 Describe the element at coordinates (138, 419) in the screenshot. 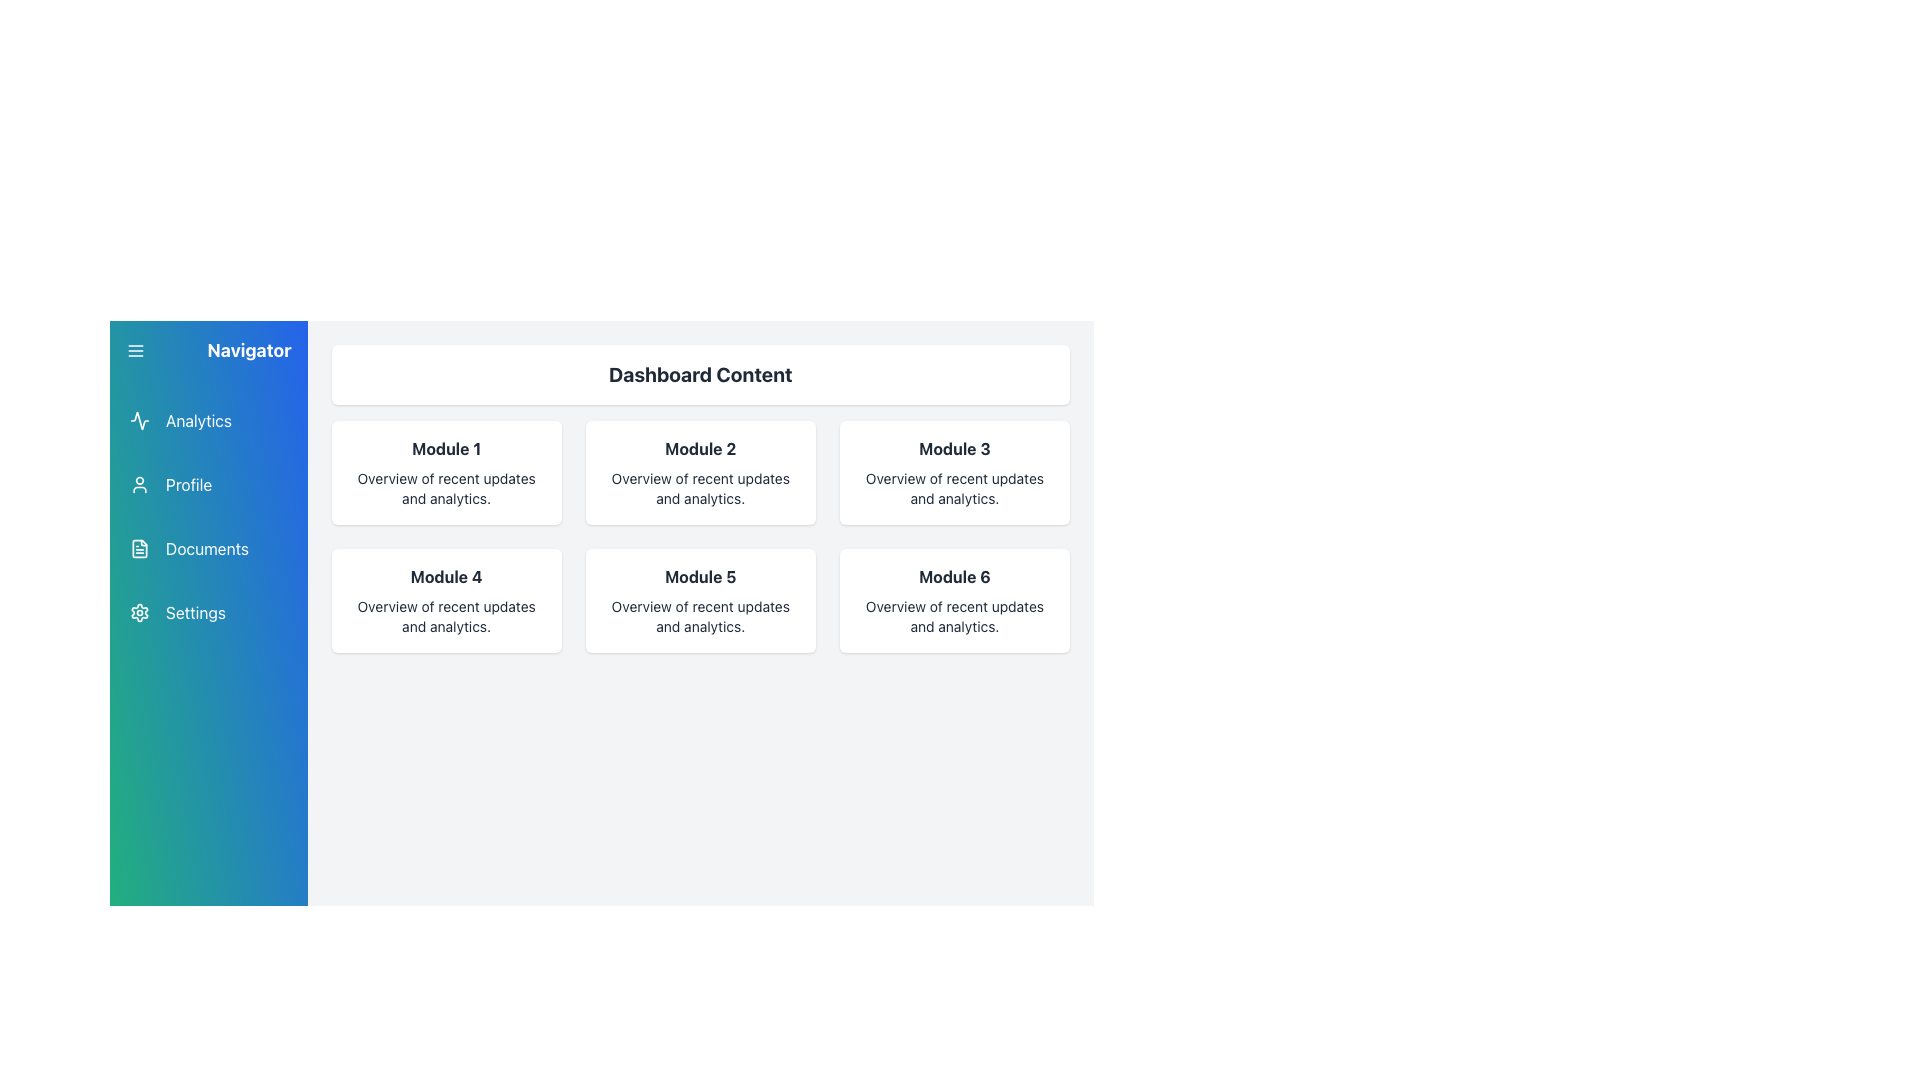

I see `the waveform icon located in the sidebar menu under the 'Navigator' label` at that location.